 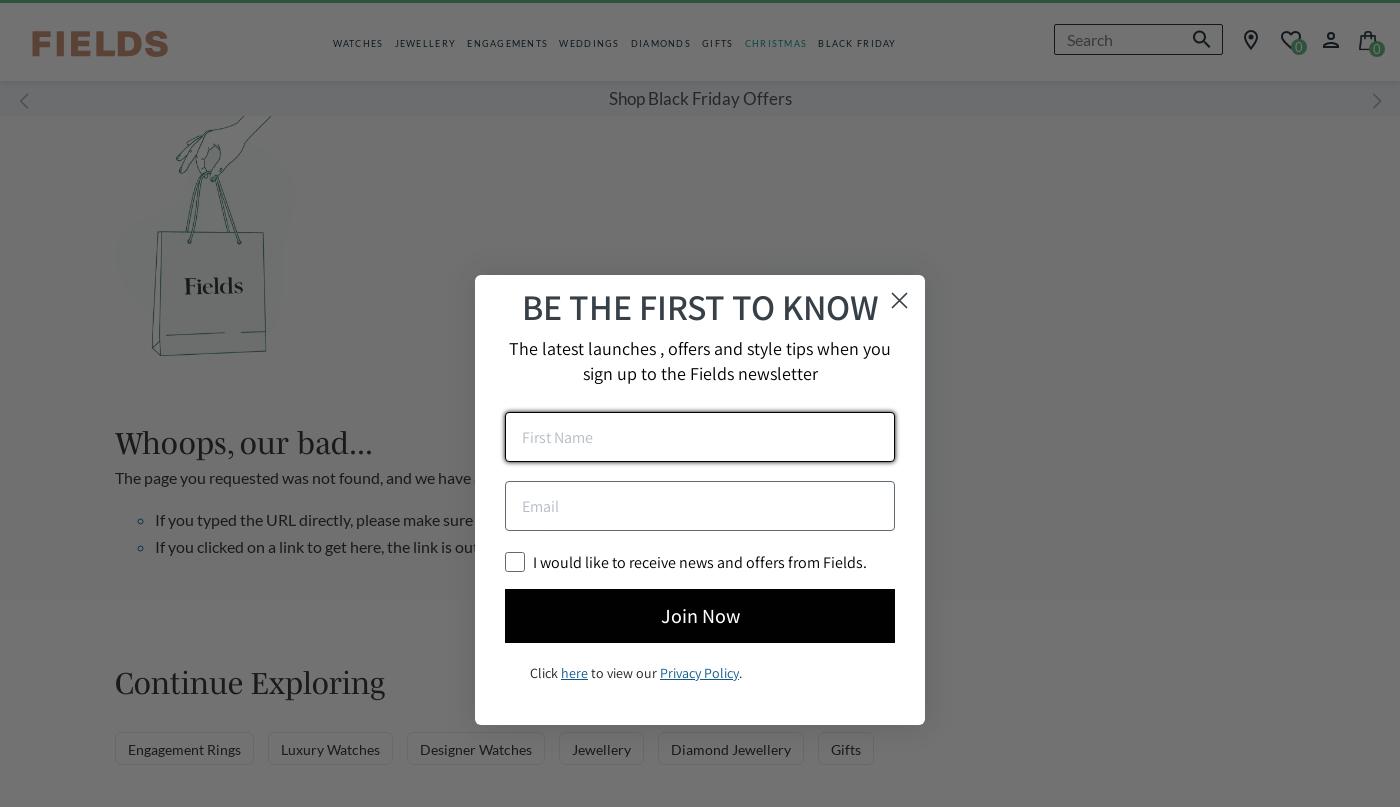 What do you see at coordinates (476, 747) in the screenshot?
I see `'Designer Watches'` at bounding box center [476, 747].